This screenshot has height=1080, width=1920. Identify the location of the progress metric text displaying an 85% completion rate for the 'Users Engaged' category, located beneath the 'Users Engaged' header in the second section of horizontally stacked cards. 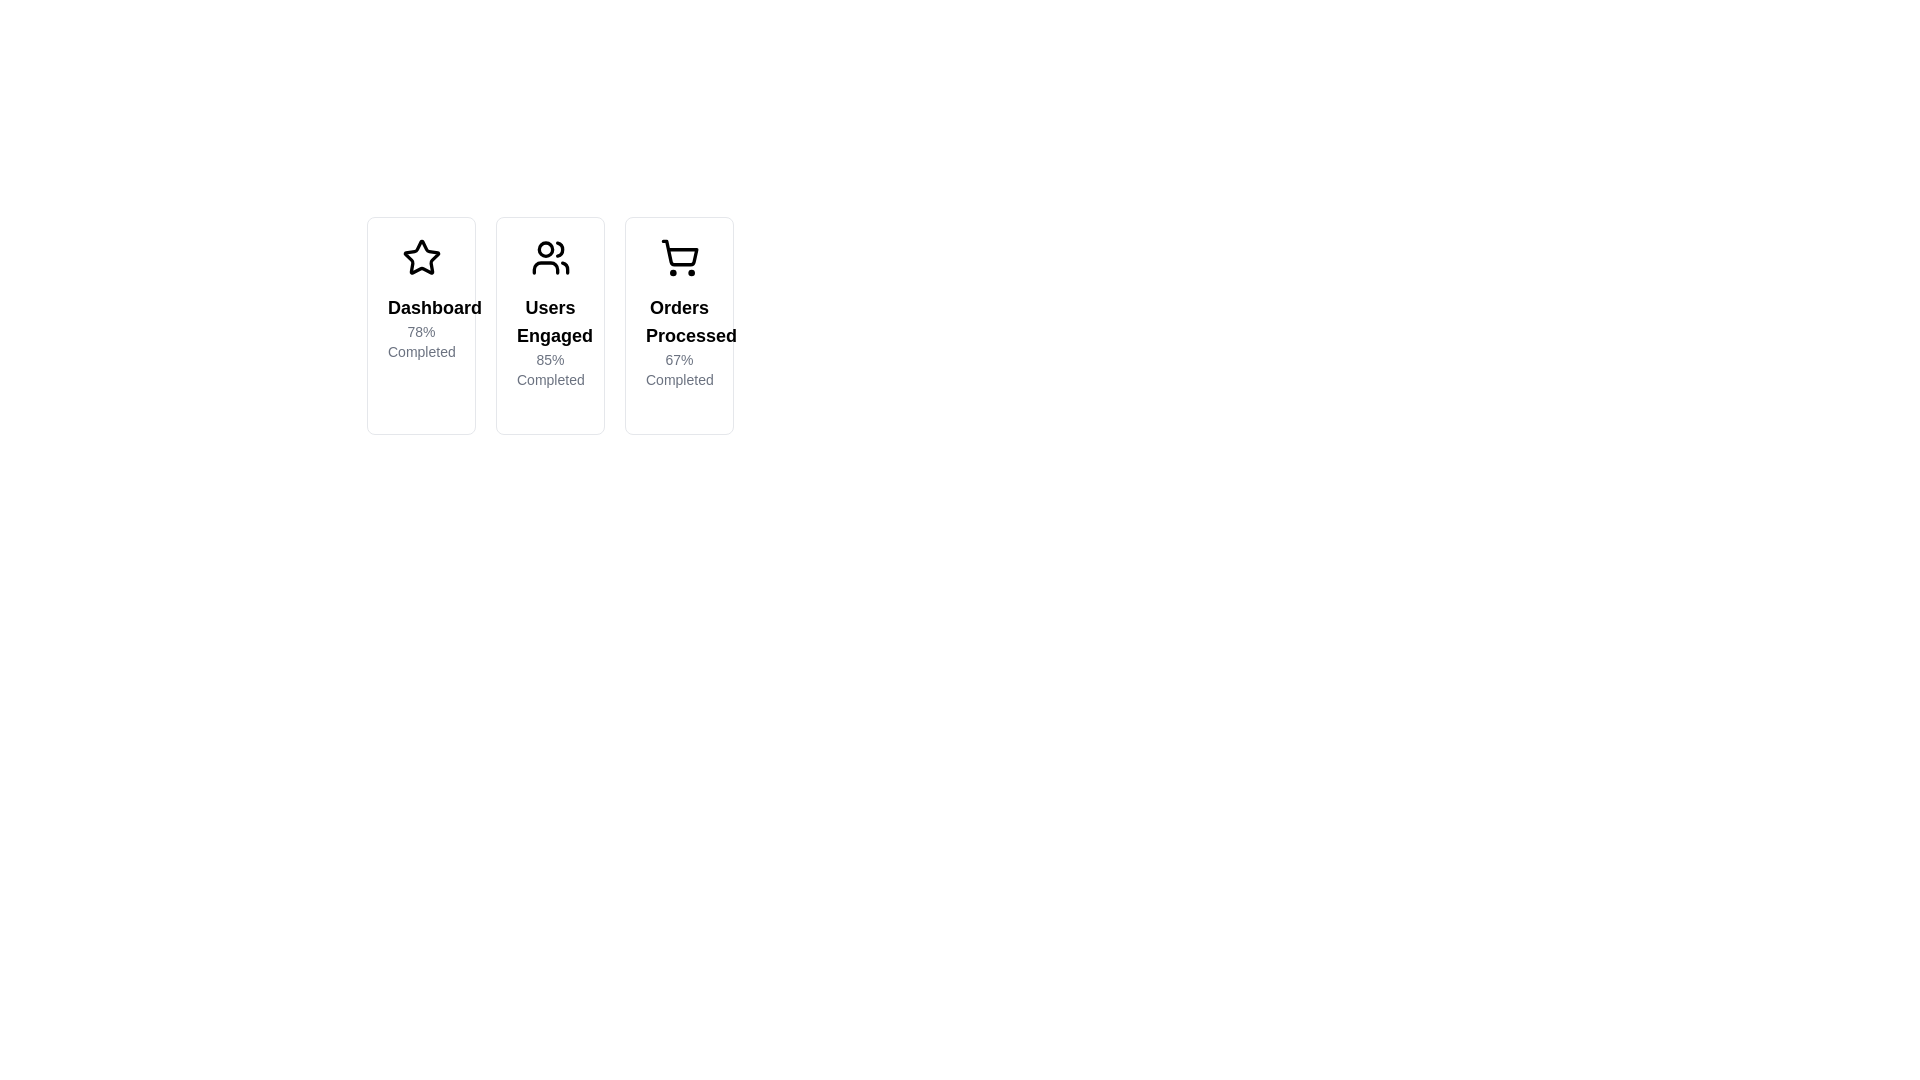
(550, 370).